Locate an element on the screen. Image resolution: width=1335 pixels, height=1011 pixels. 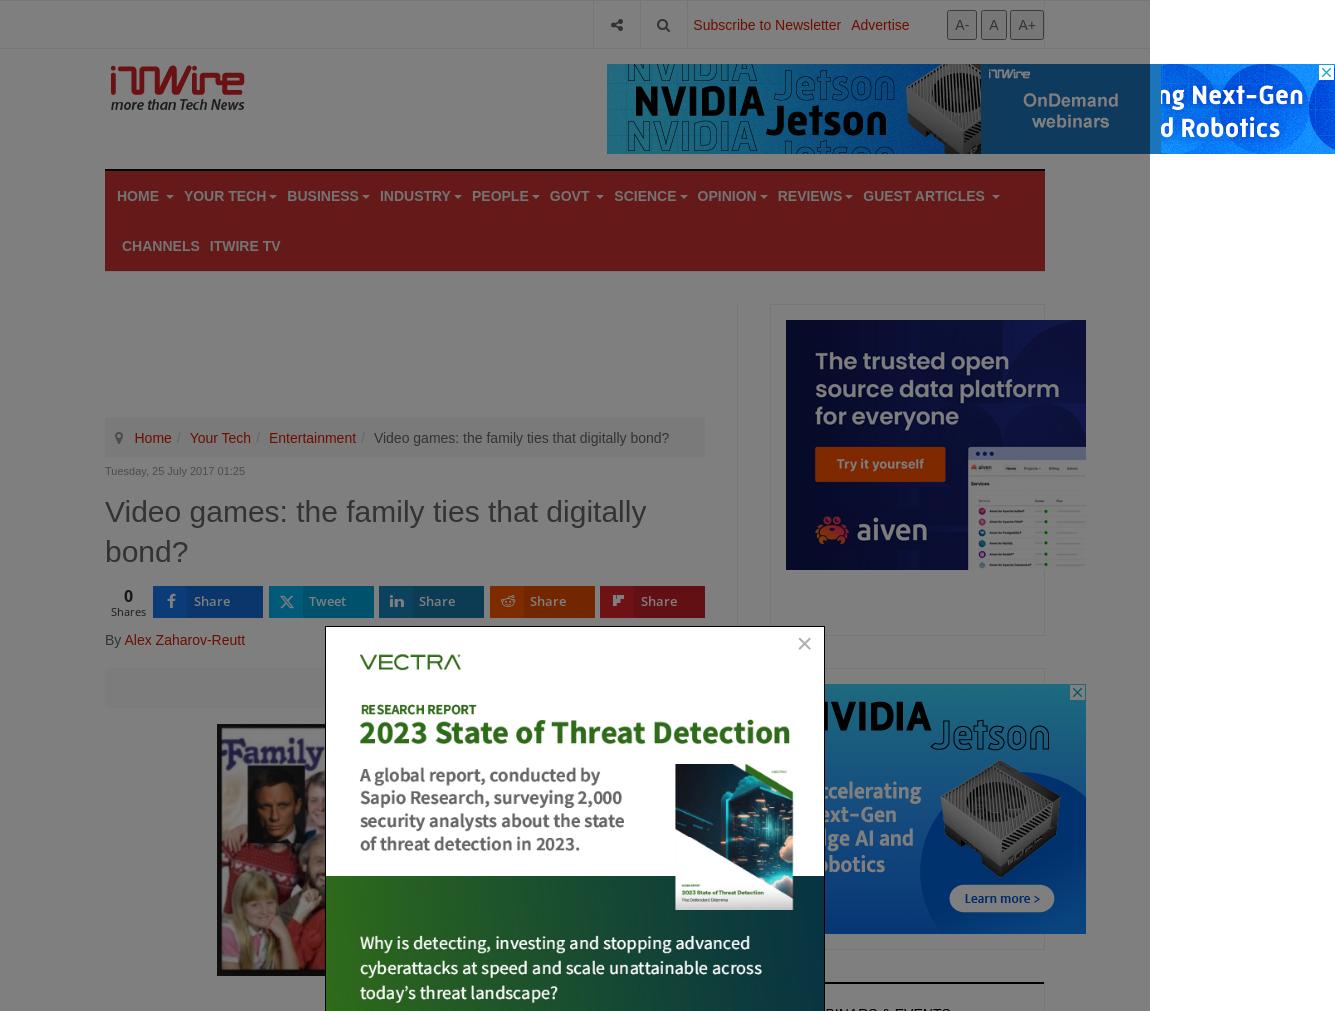
'A+' is located at coordinates (1026, 22).